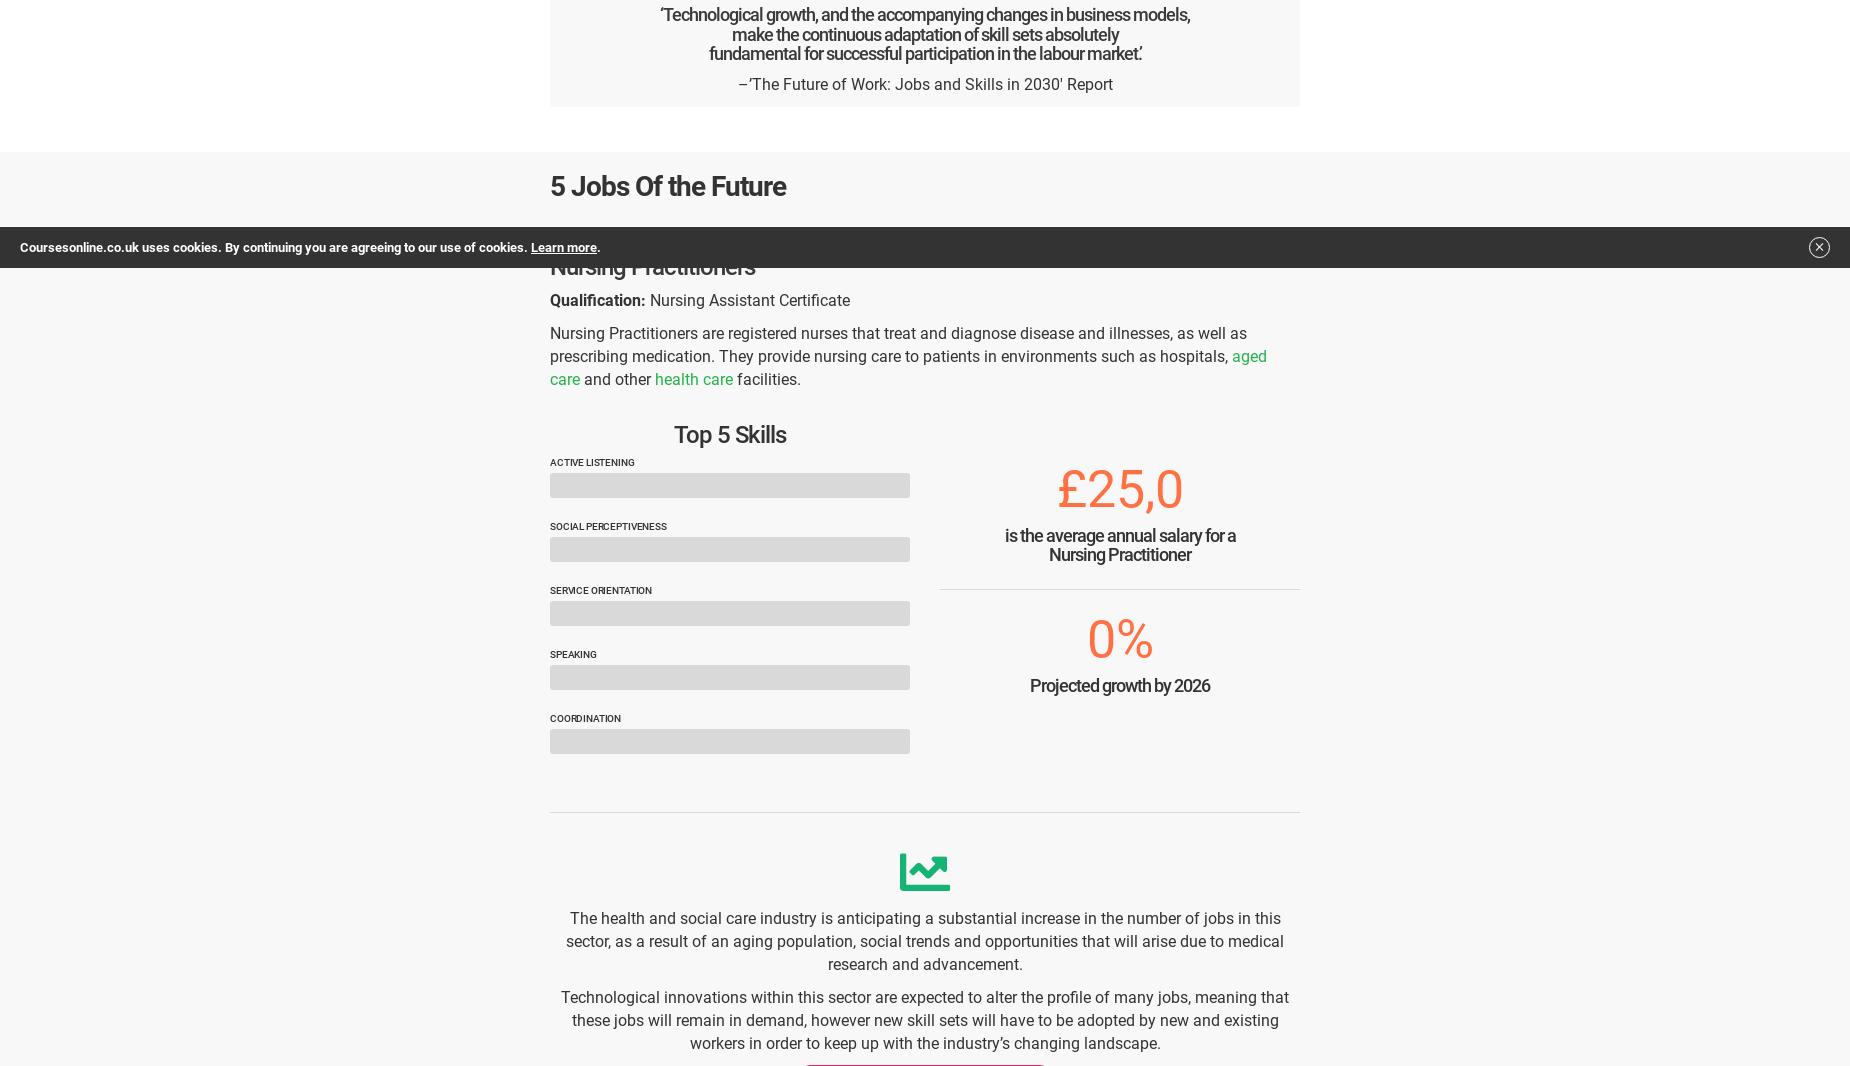 The height and width of the screenshot is (1066, 1850). I want to click on 'facilities.', so click(767, 378).